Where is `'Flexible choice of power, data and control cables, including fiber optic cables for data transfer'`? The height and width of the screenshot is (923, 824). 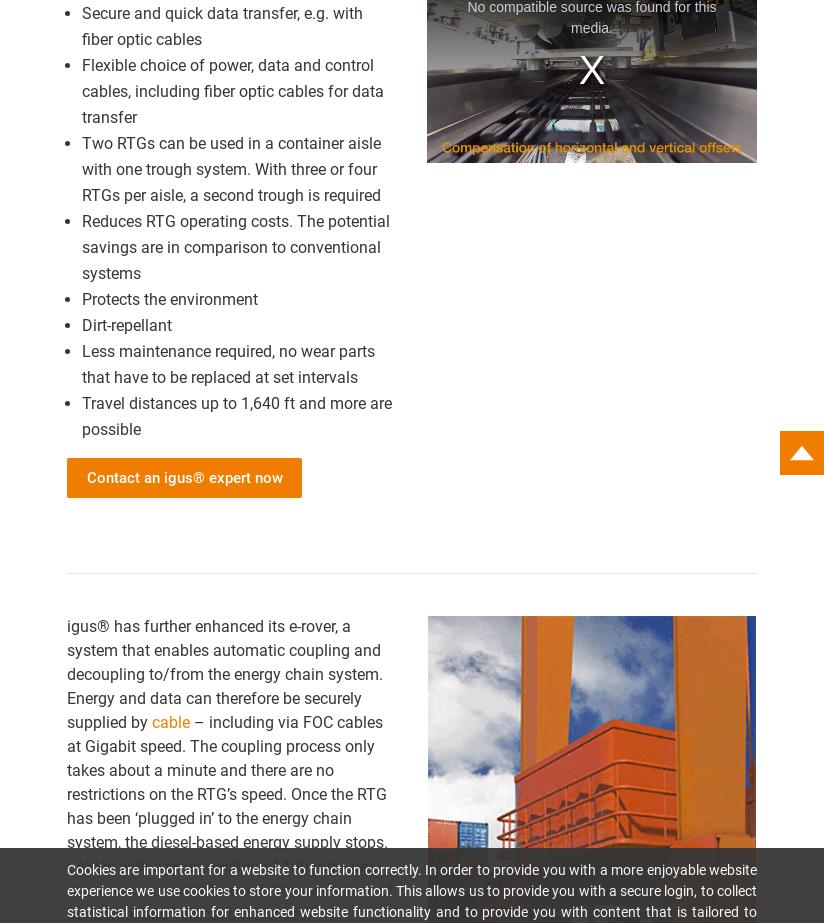
'Flexible choice of power, data and control cables, including fiber optic cables for data transfer' is located at coordinates (232, 90).